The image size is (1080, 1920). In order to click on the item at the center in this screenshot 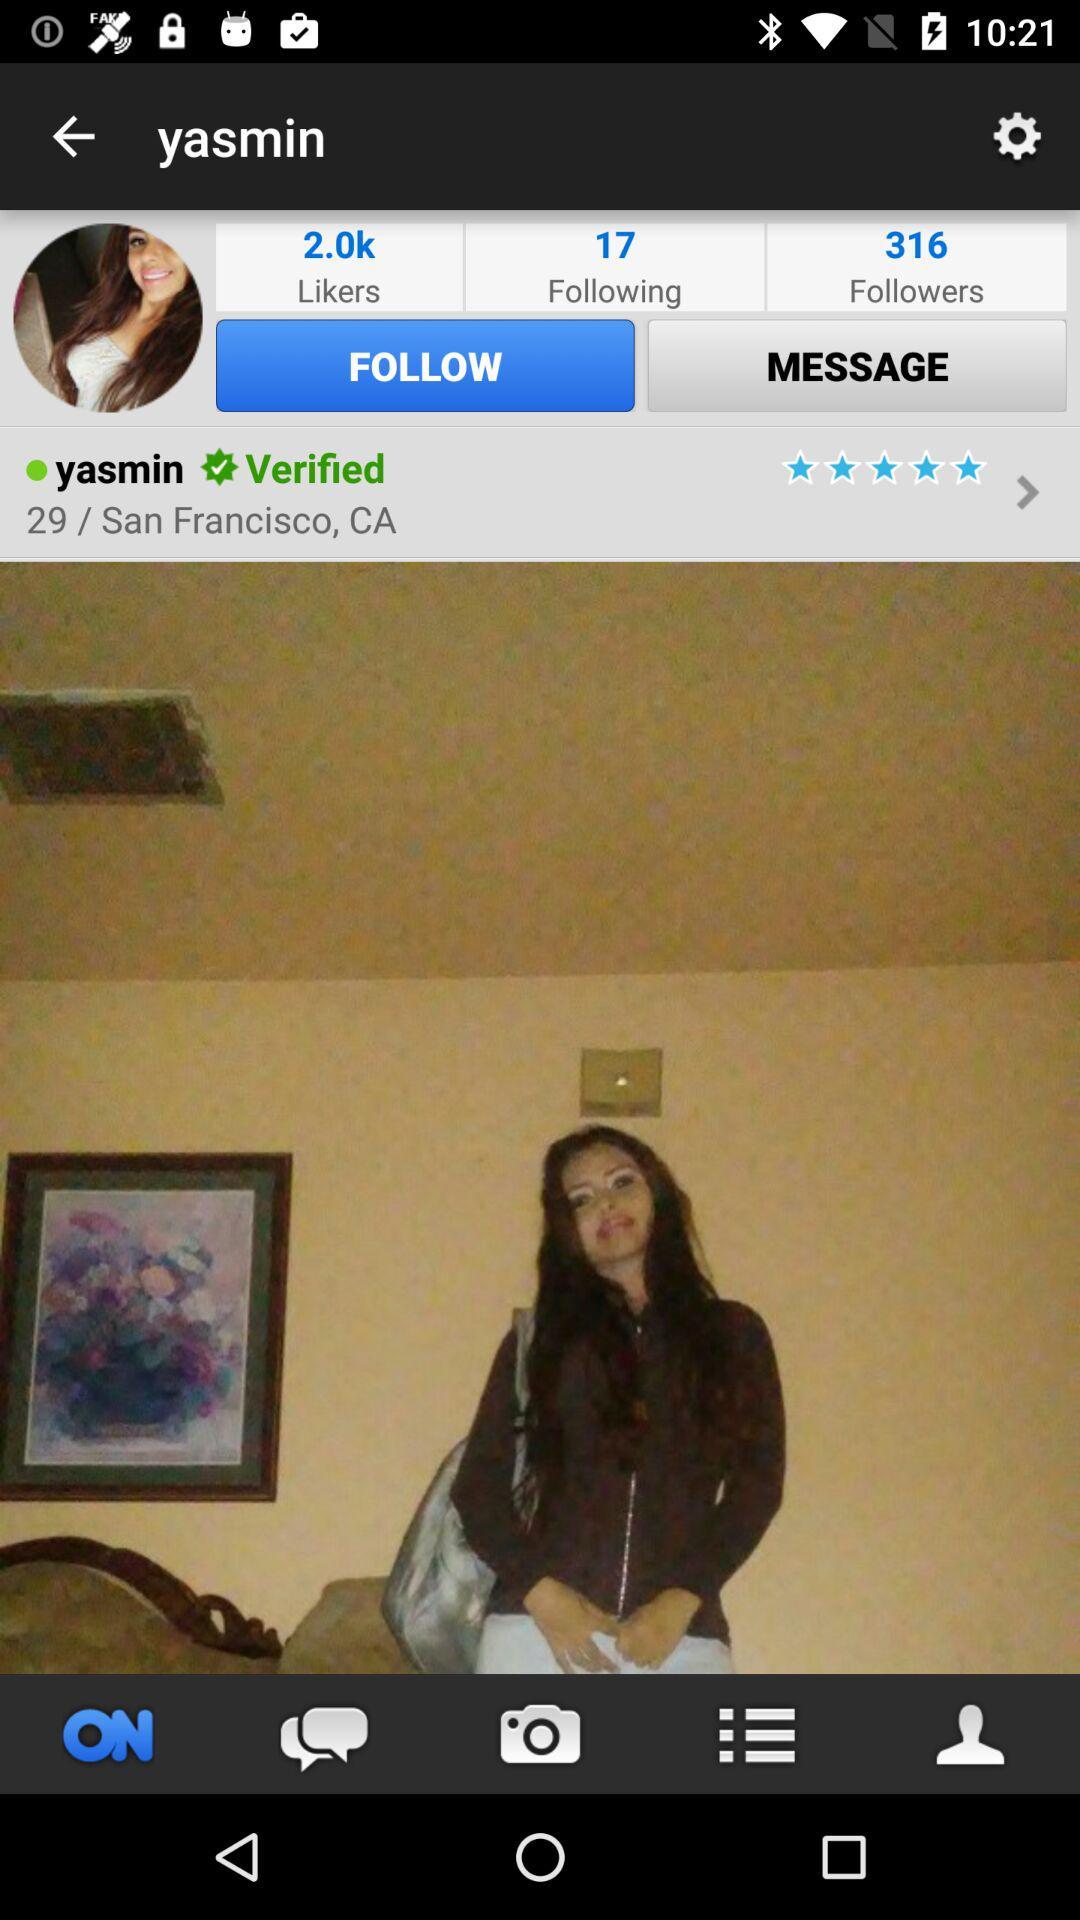, I will do `click(540, 1116)`.